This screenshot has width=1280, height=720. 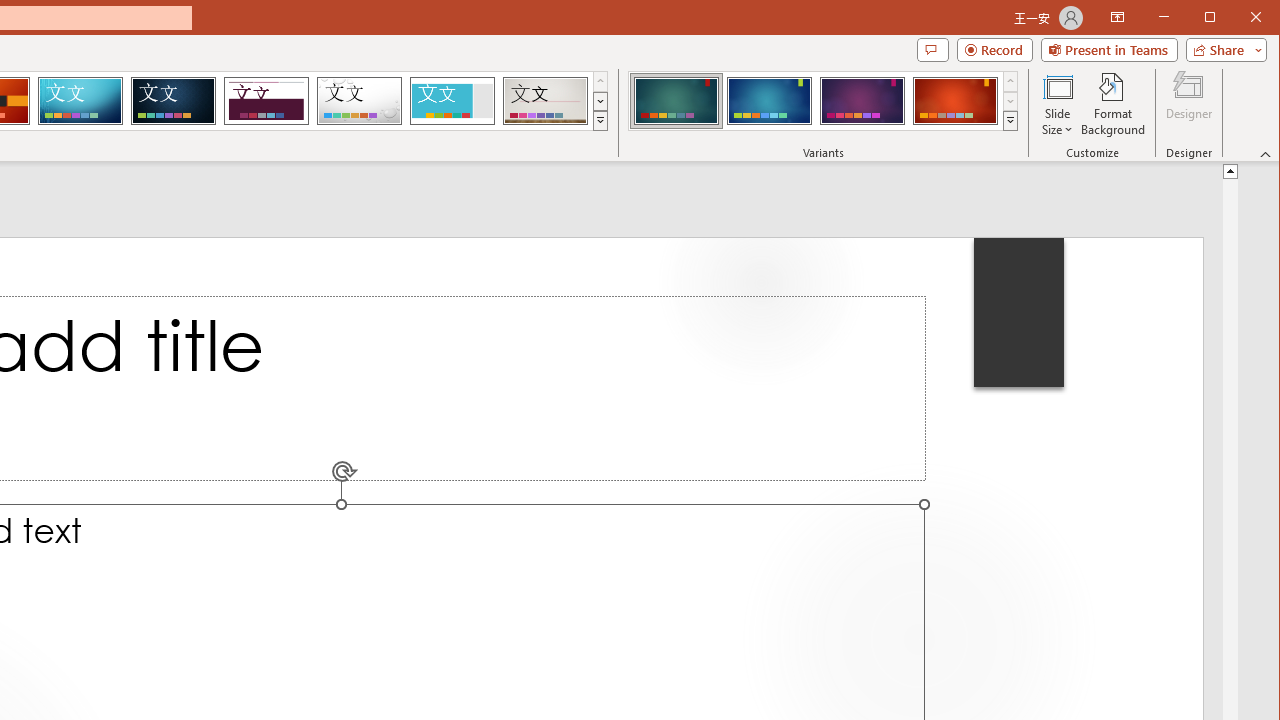 I want to click on 'Droplet', so click(x=359, y=100).